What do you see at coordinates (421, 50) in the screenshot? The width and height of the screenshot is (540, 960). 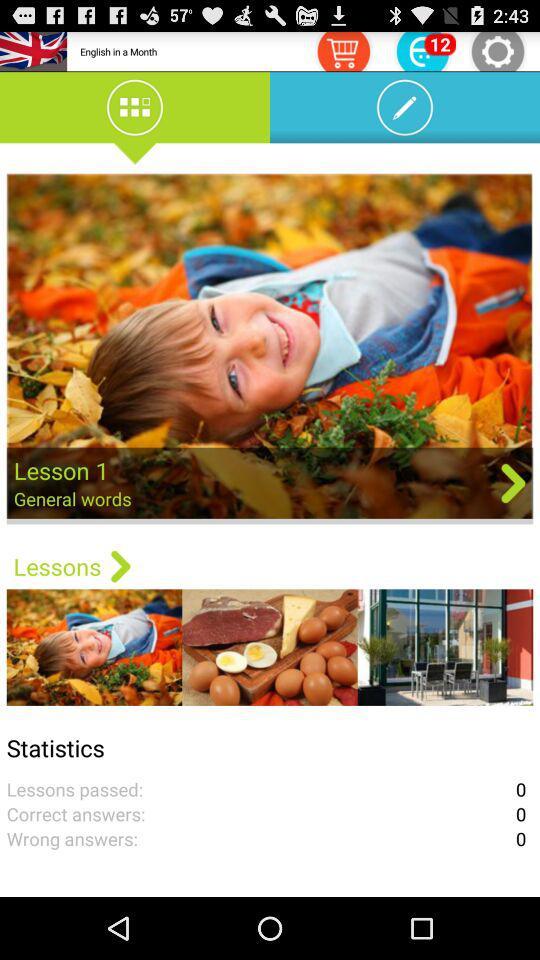 I see `advertisement` at bounding box center [421, 50].